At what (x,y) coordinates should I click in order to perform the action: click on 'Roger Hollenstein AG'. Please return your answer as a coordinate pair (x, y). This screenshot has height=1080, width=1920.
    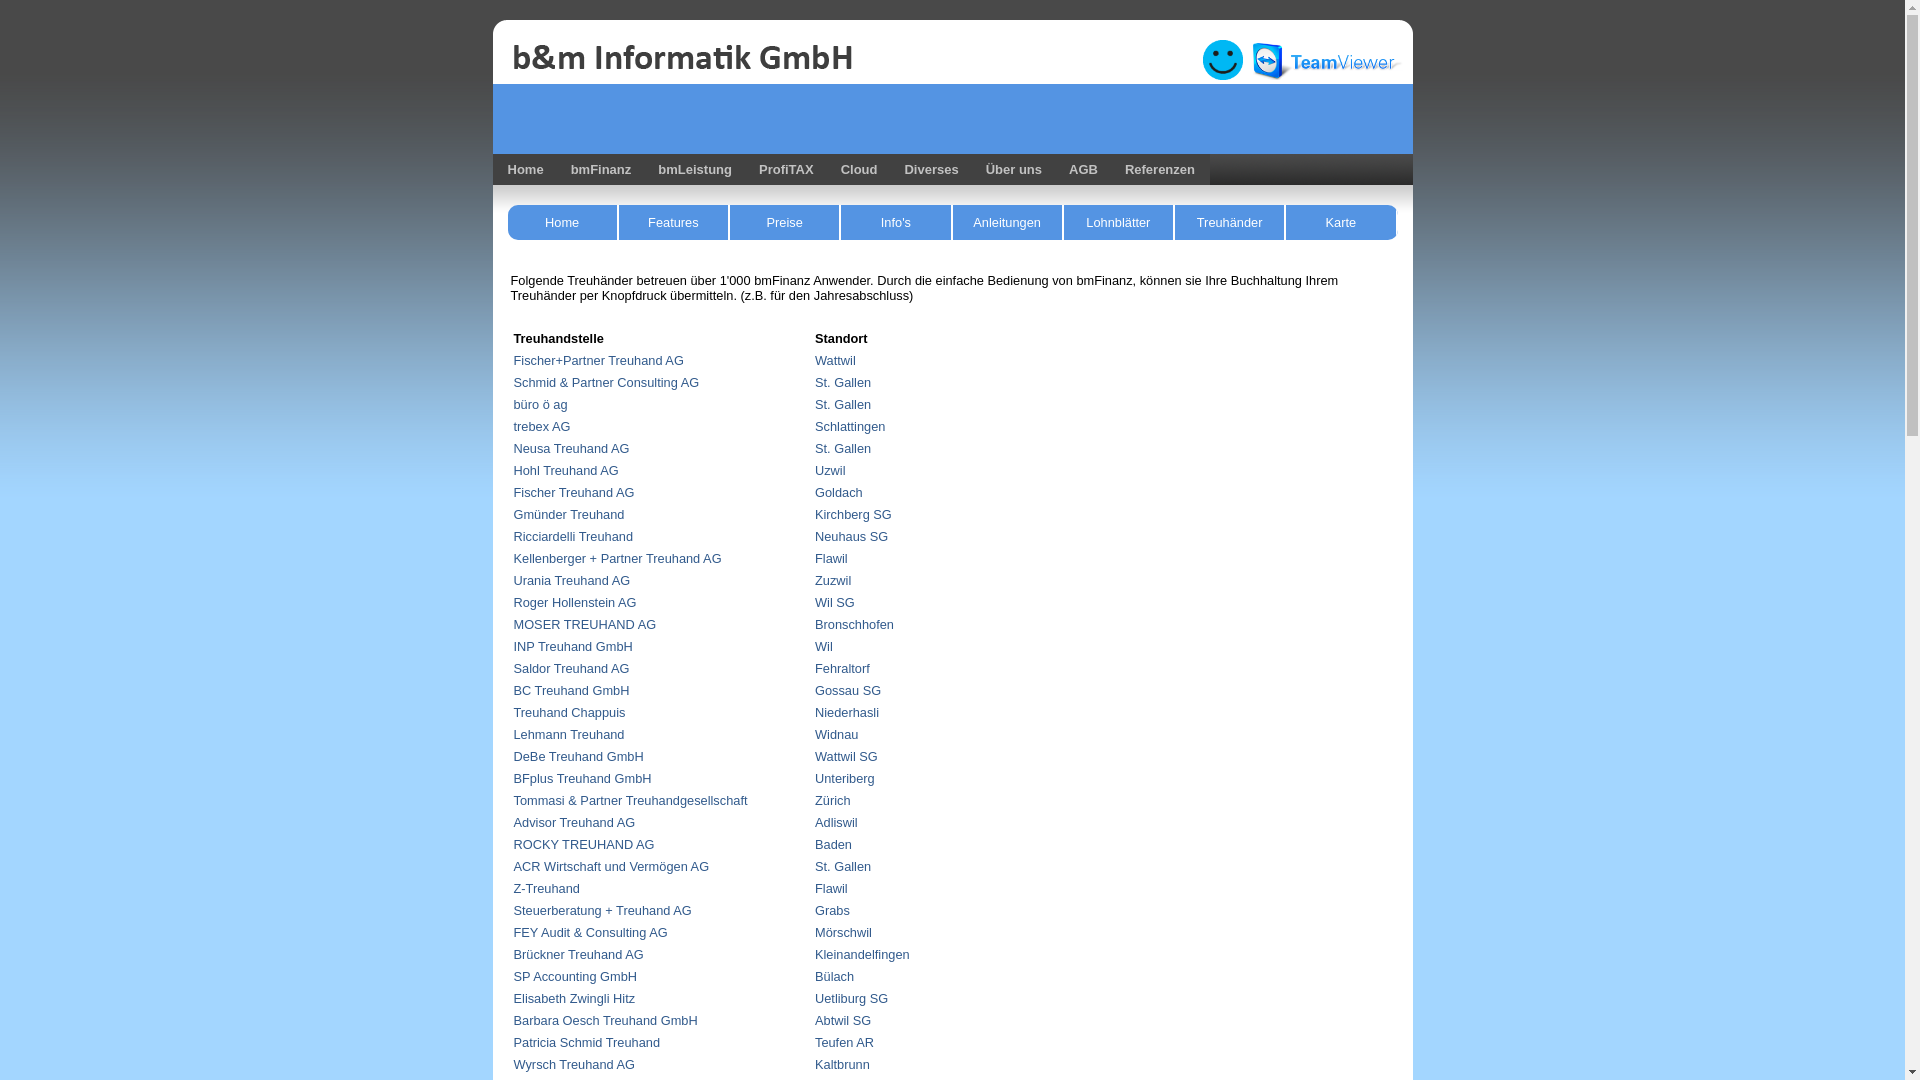
    Looking at the image, I should click on (574, 601).